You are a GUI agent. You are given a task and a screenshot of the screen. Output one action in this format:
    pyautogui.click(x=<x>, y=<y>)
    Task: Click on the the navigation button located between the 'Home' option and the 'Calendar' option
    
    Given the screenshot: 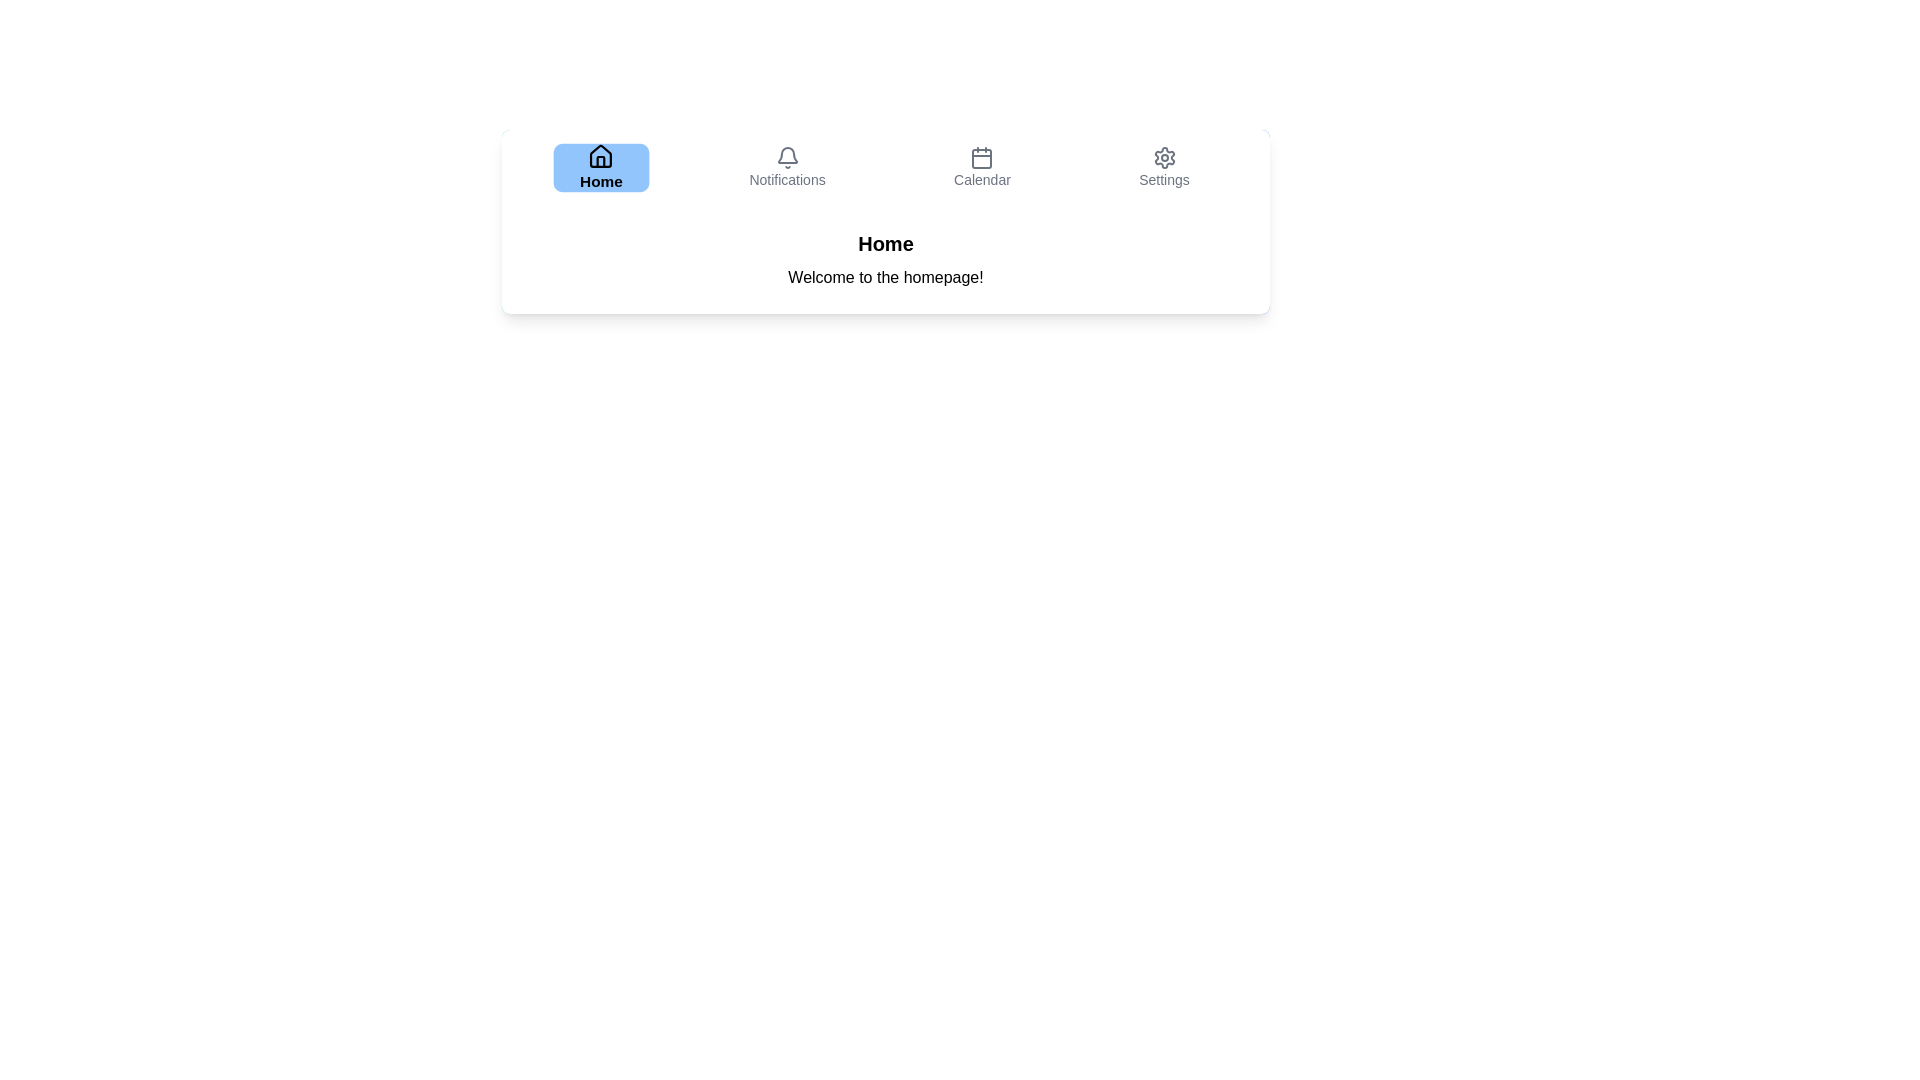 What is the action you would take?
    pyautogui.click(x=786, y=167)
    